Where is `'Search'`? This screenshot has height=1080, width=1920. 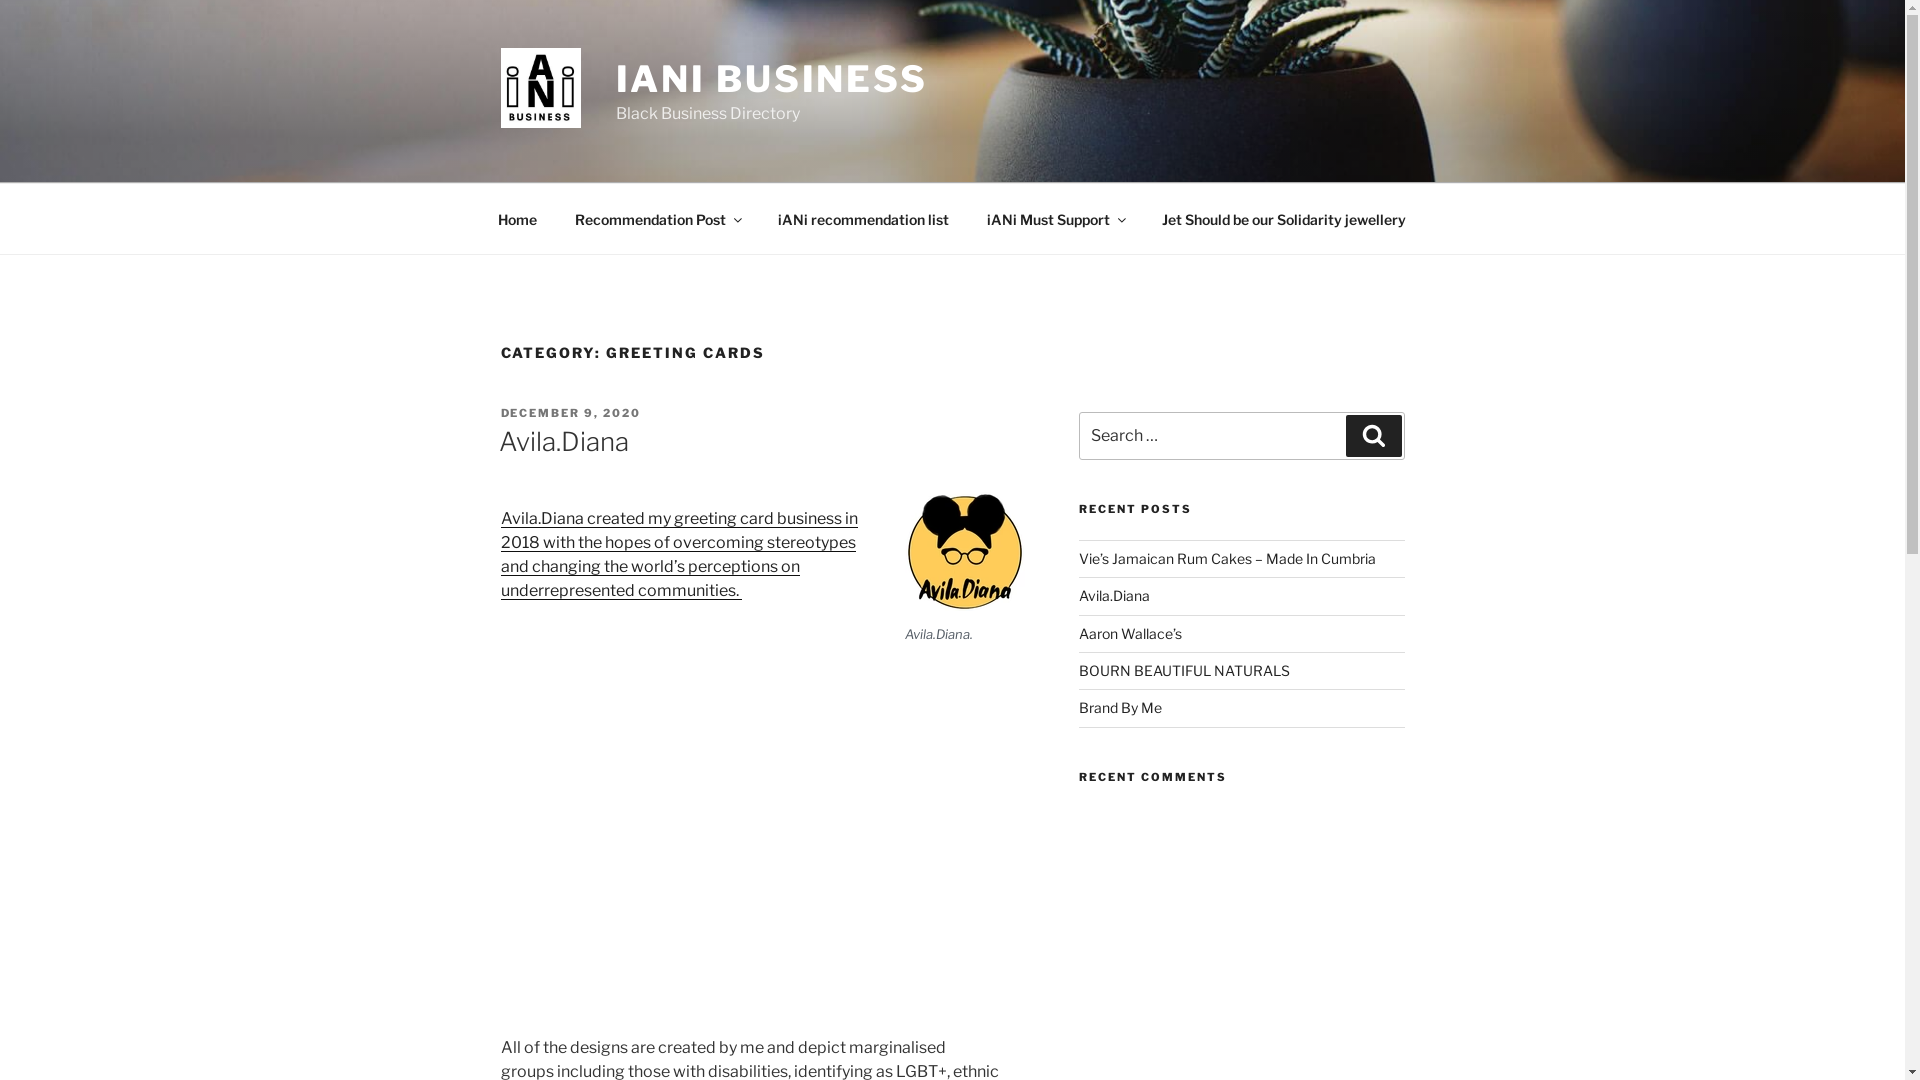 'Search' is located at coordinates (1372, 434).